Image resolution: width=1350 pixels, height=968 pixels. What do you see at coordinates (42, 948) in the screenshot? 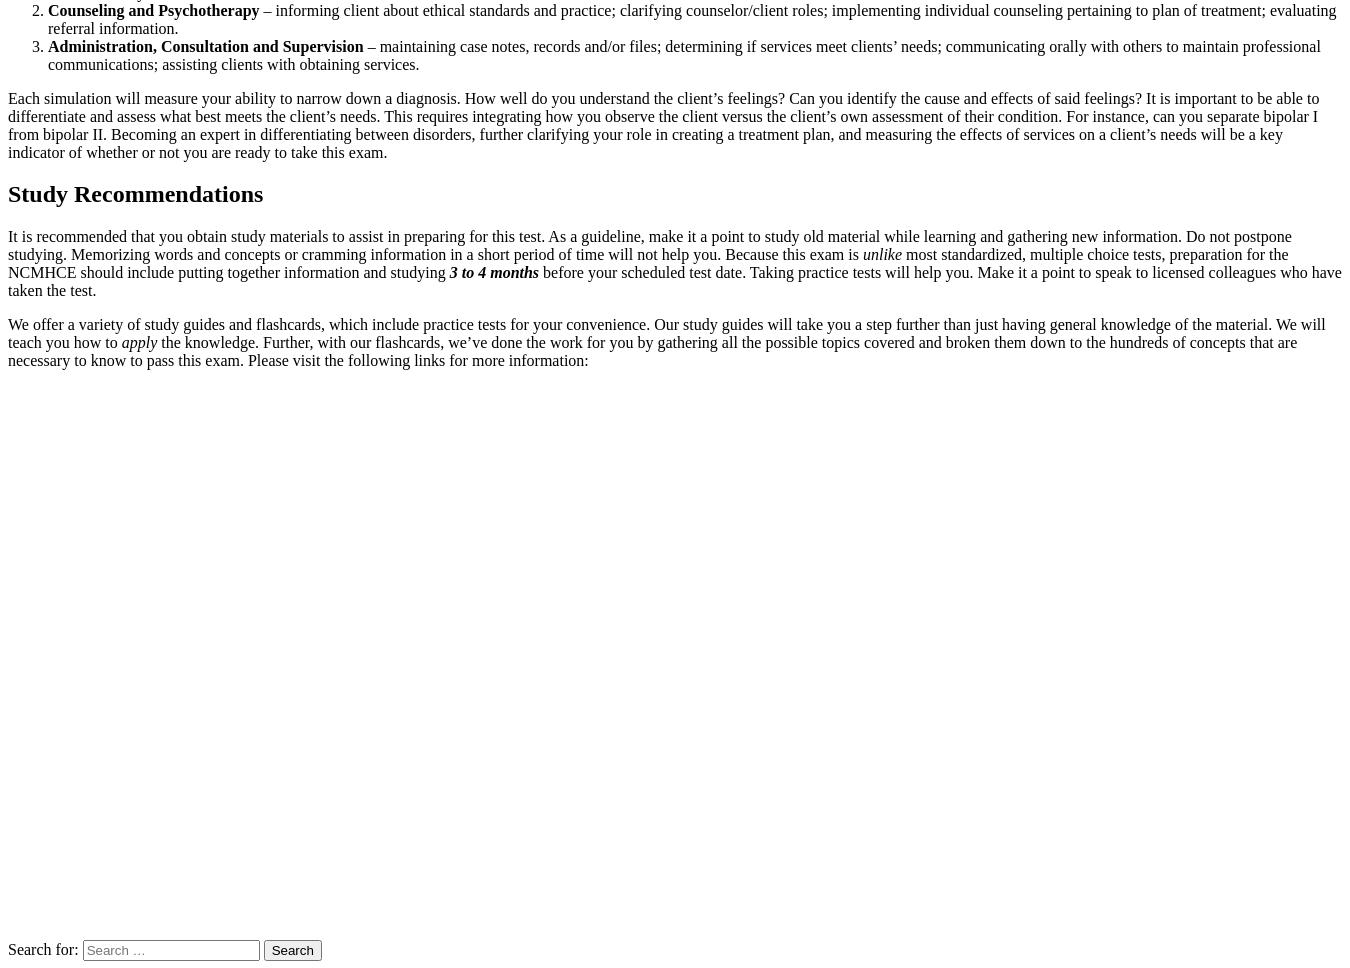
I see `'Search for:'` at bounding box center [42, 948].